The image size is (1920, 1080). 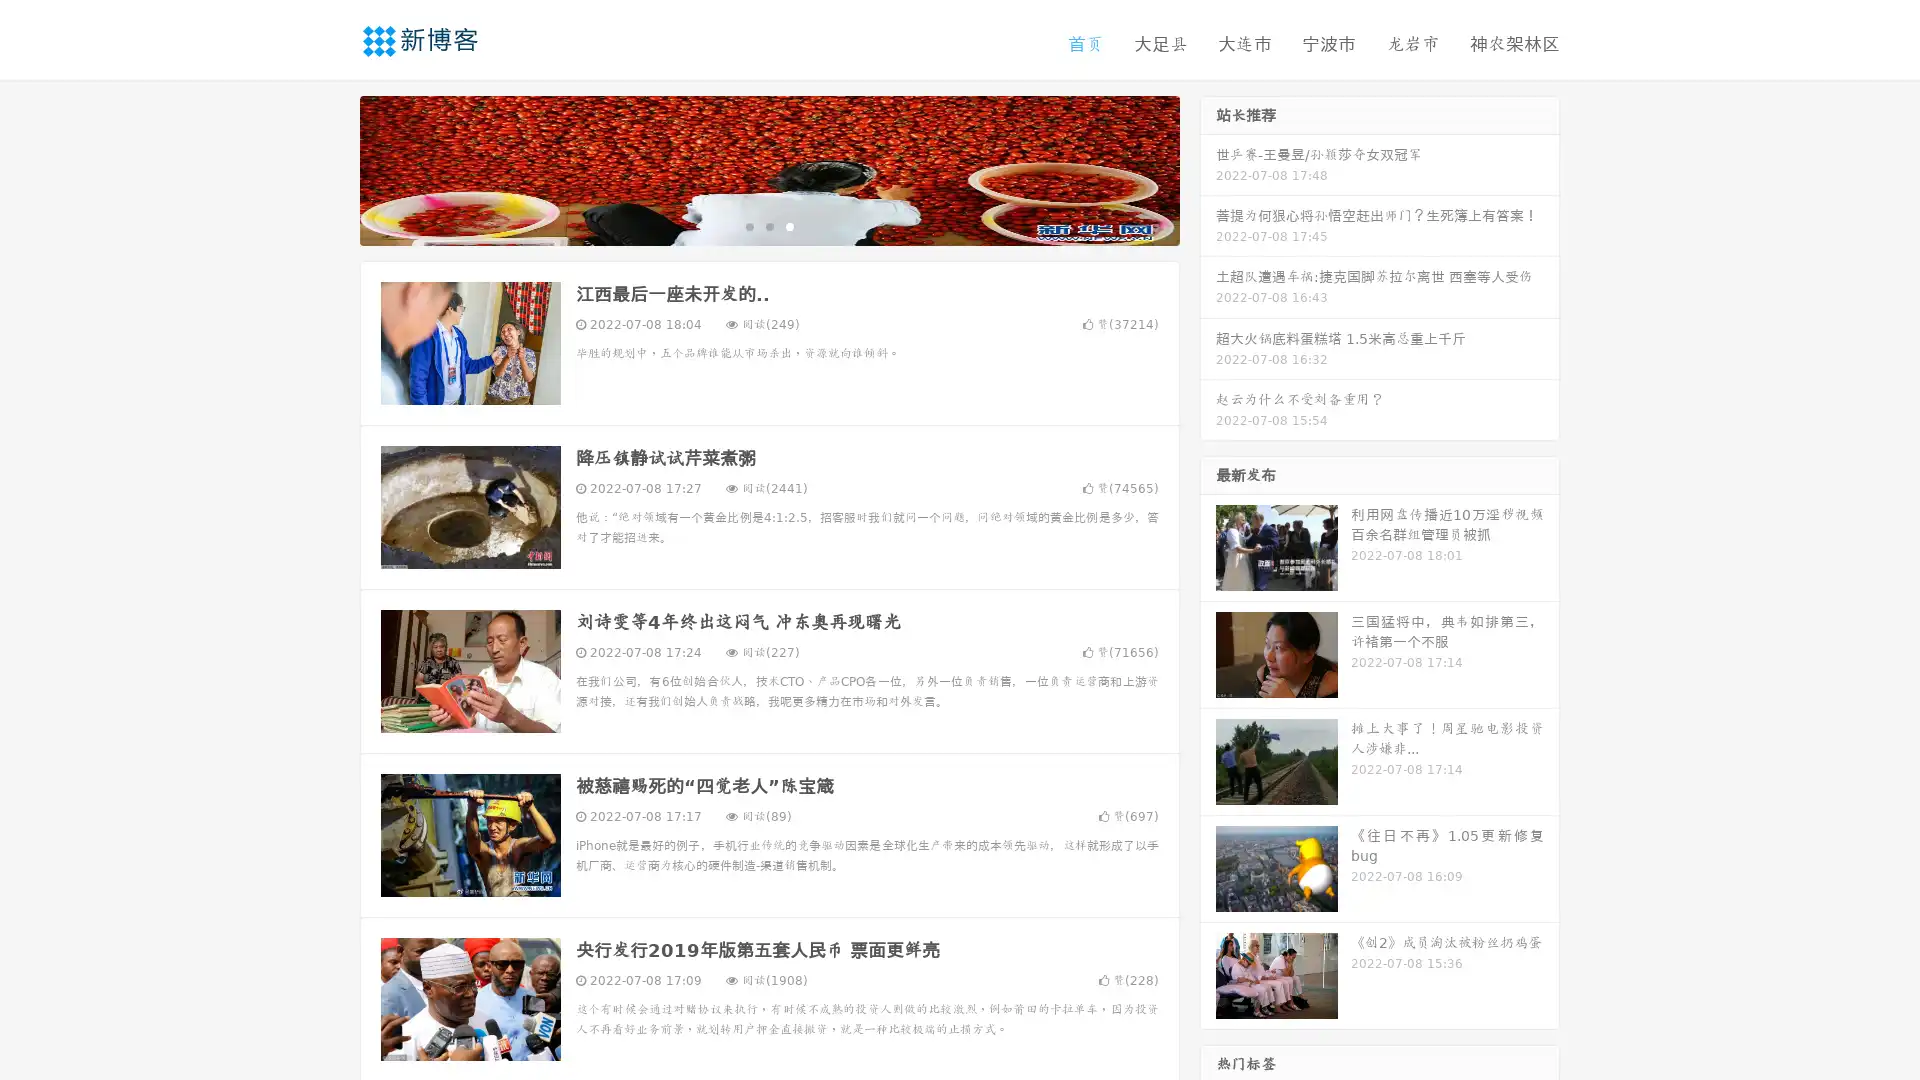 What do you see at coordinates (1208, 168) in the screenshot?
I see `Next slide` at bounding box center [1208, 168].